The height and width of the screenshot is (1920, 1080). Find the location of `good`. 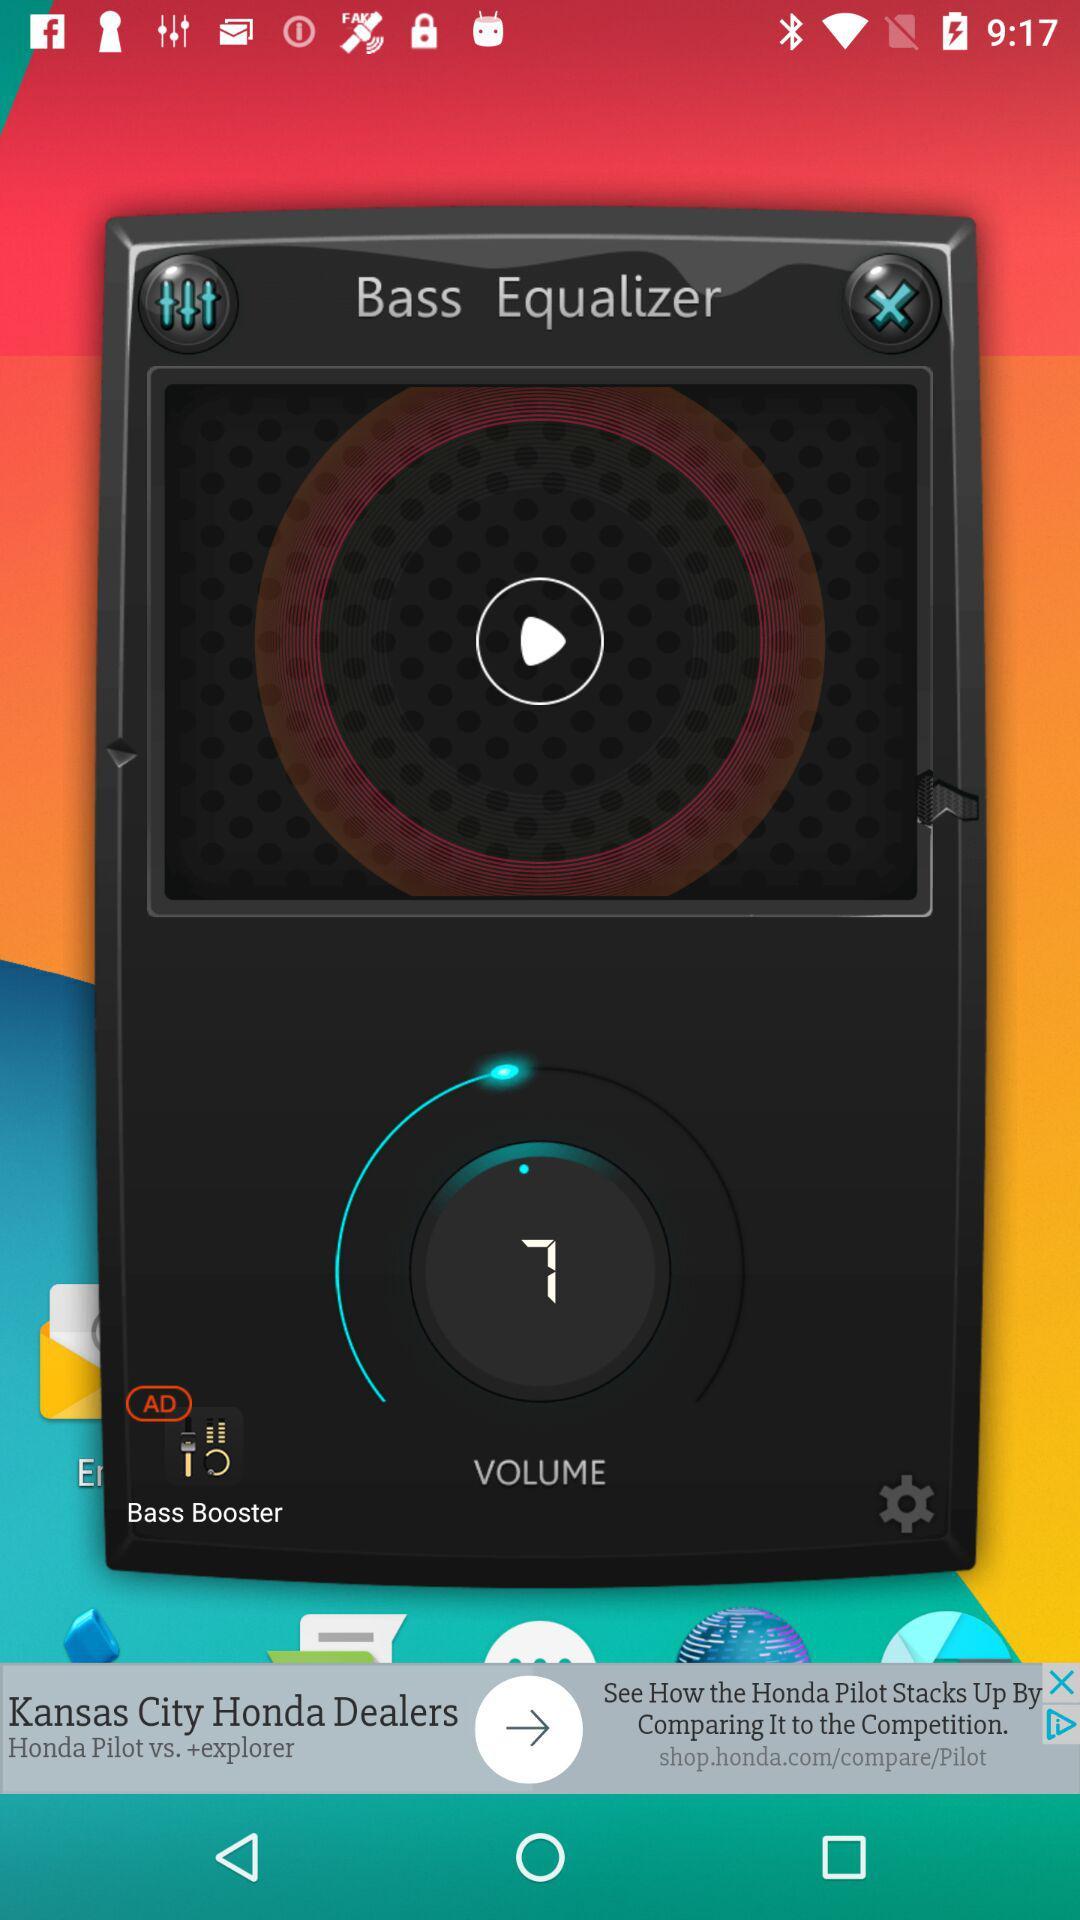

good is located at coordinates (906, 1505).